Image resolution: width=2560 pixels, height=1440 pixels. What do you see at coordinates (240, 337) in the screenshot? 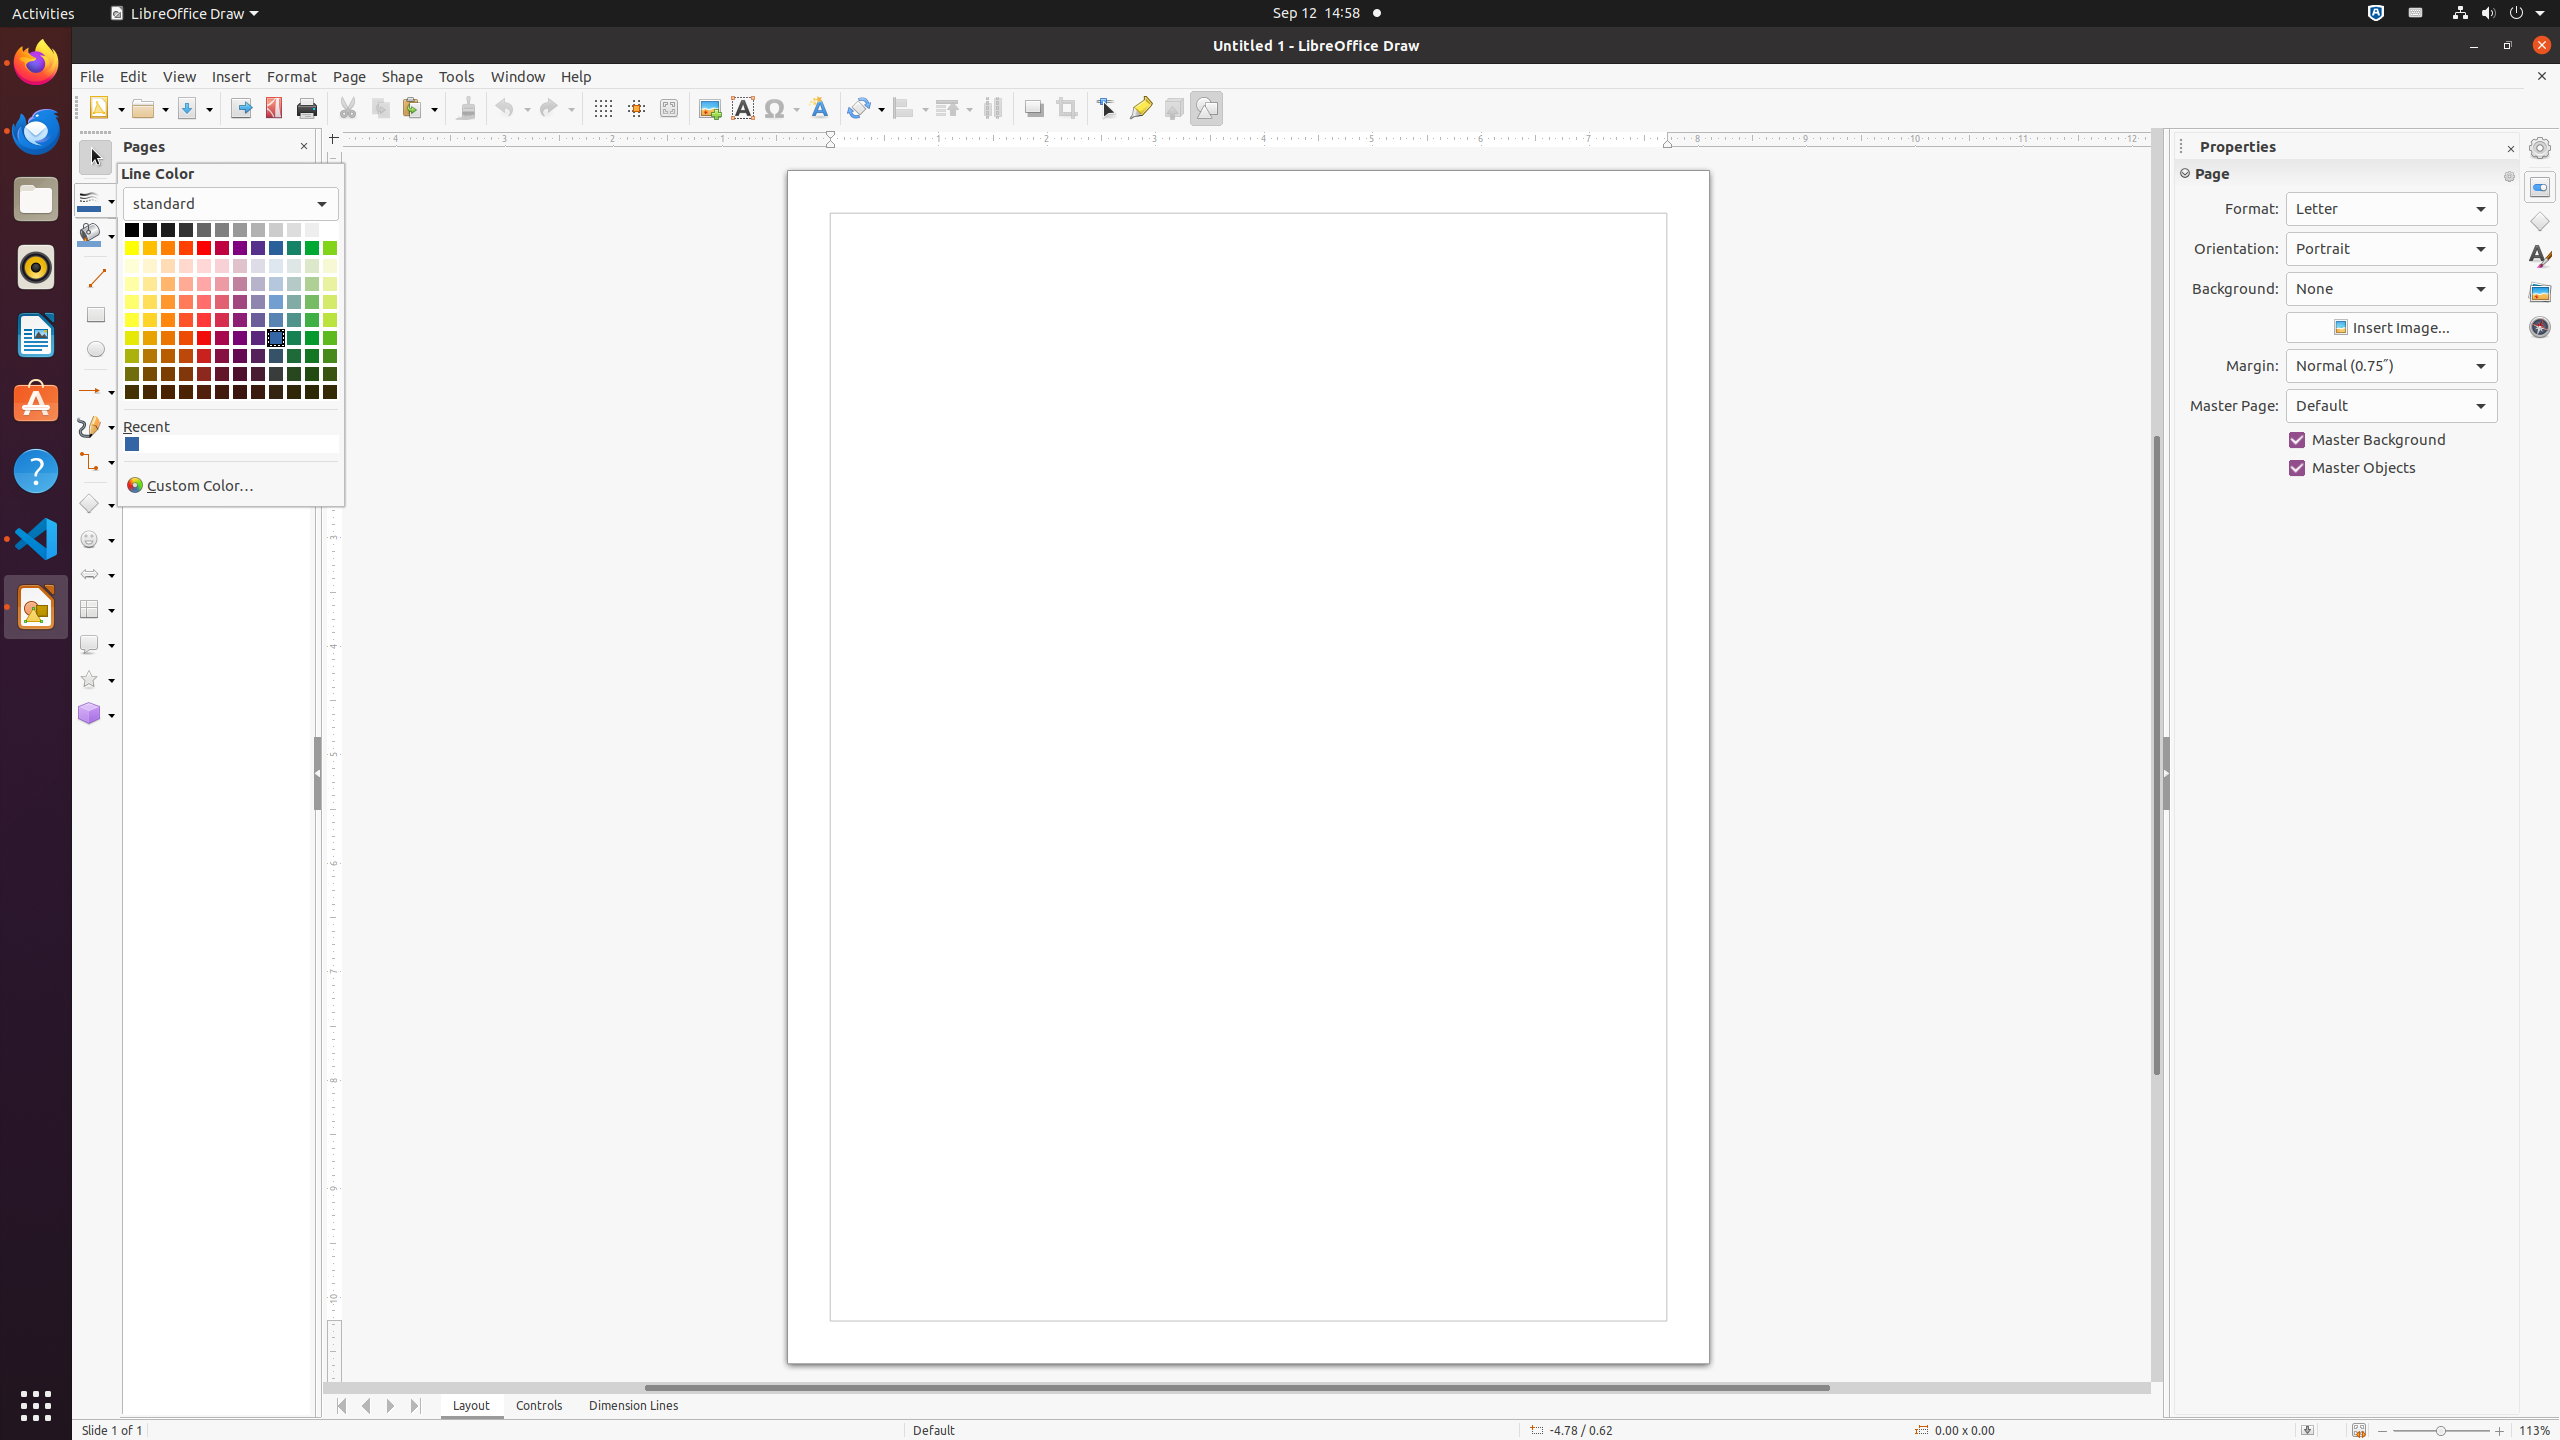
I see `'Dark Purple 1'` at bounding box center [240, 337].